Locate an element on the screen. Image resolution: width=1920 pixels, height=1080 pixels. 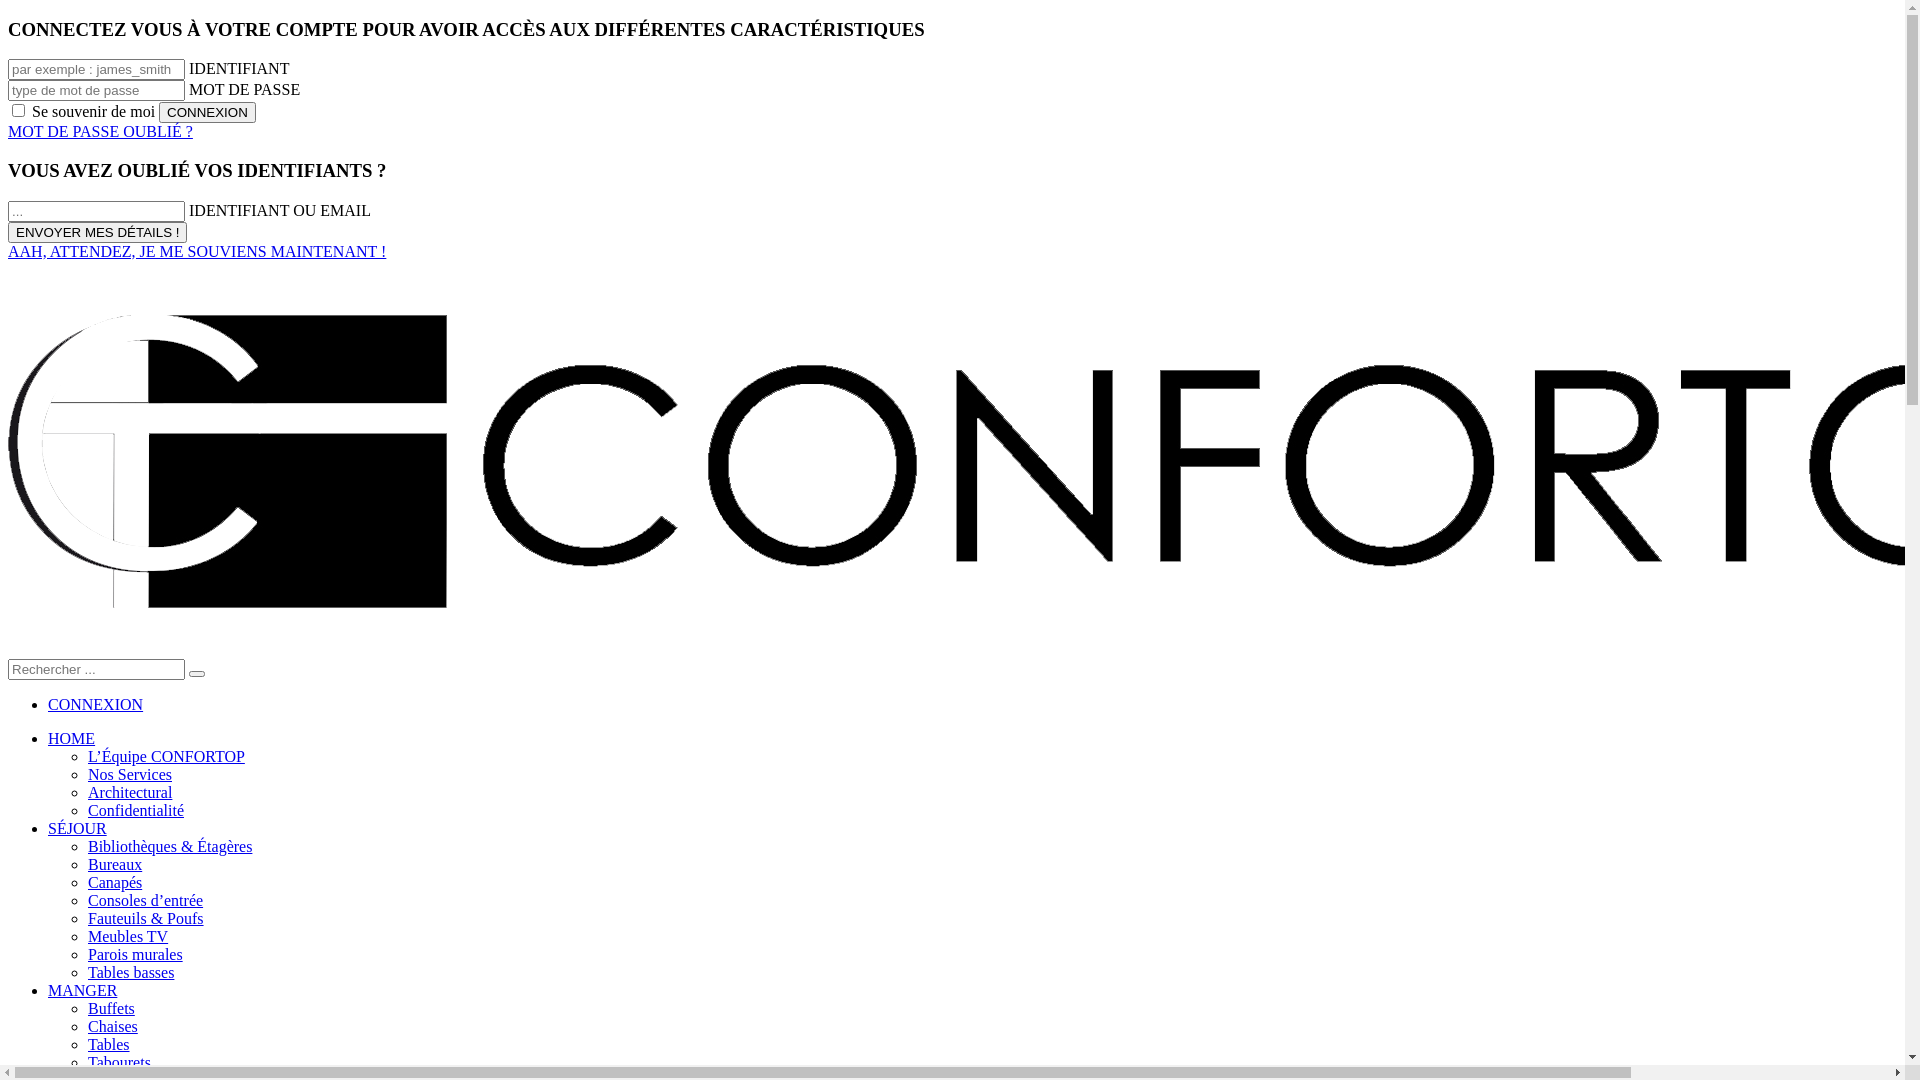
'Meubles TV' is located at coordinates (127, 936).